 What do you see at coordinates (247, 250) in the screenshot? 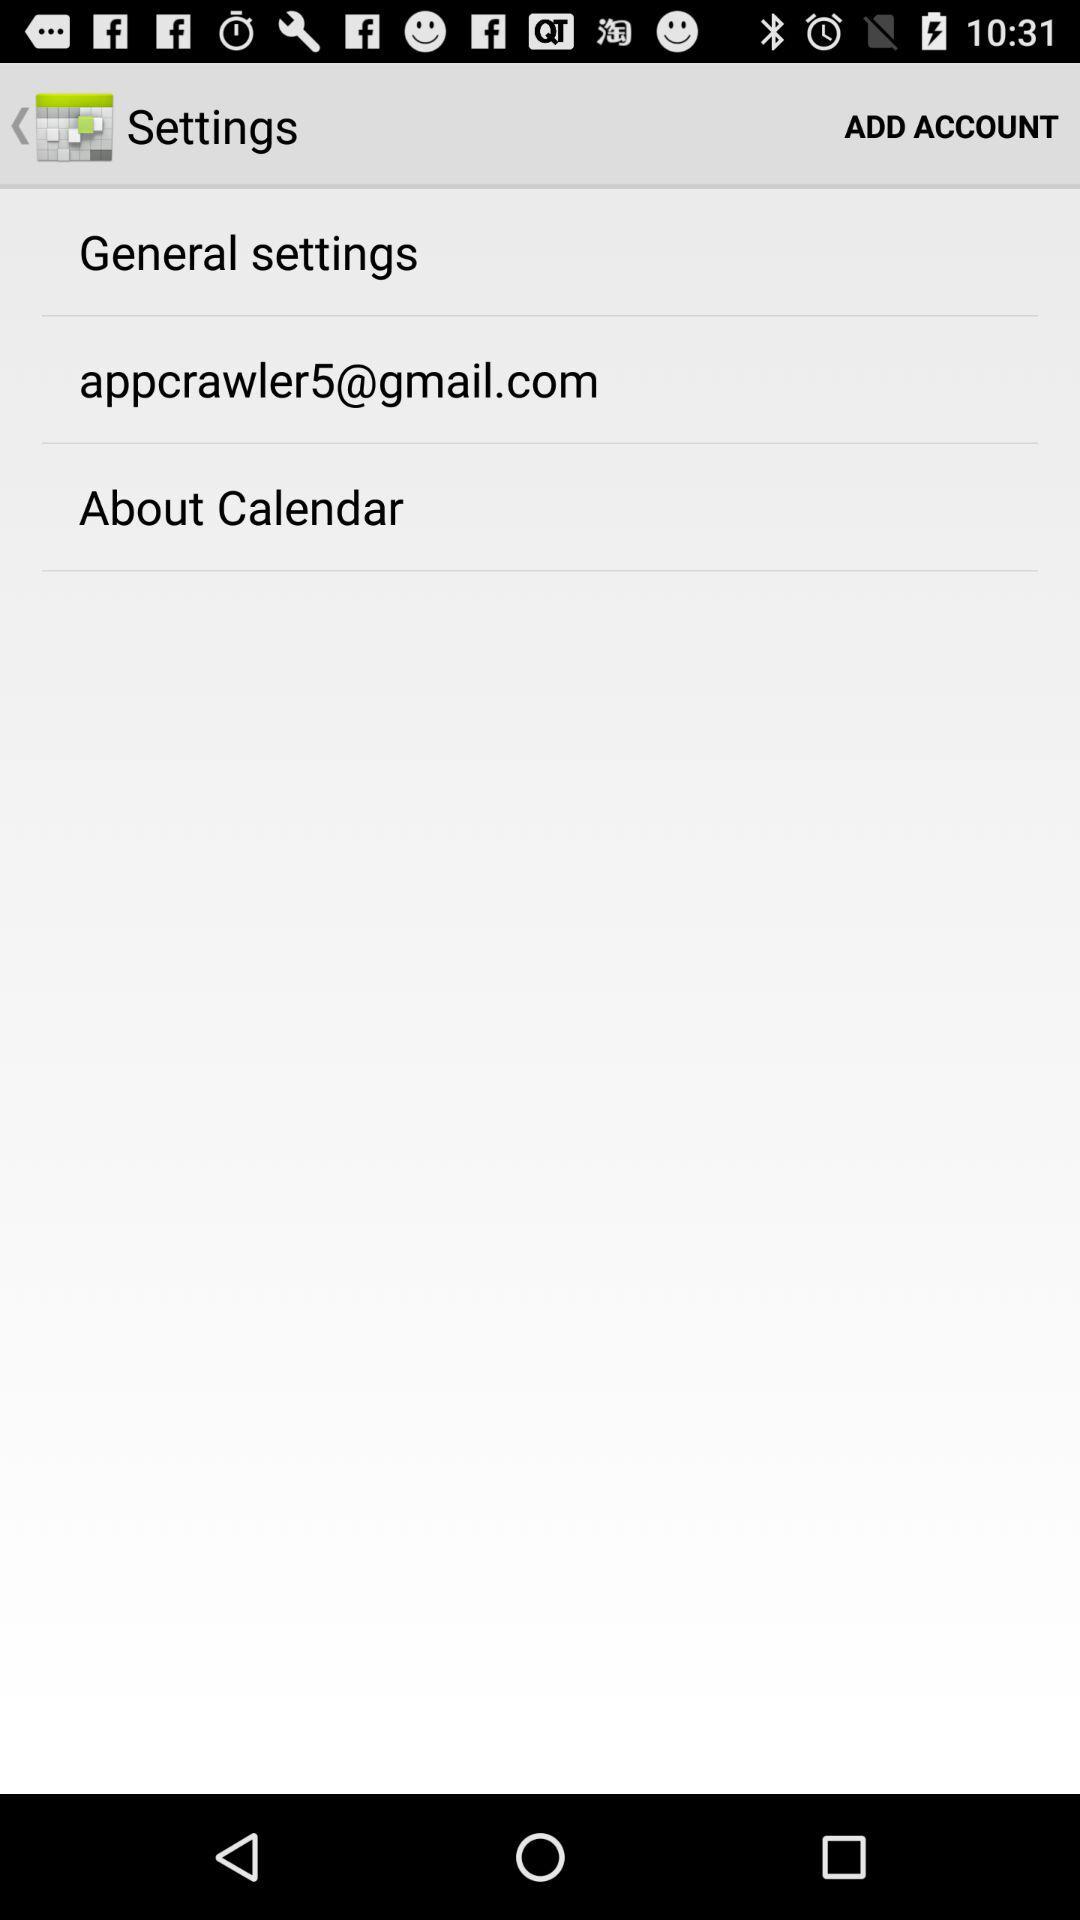
I see `the item above appcrawler5@gmail.com app` at bounding box center [247, 250].